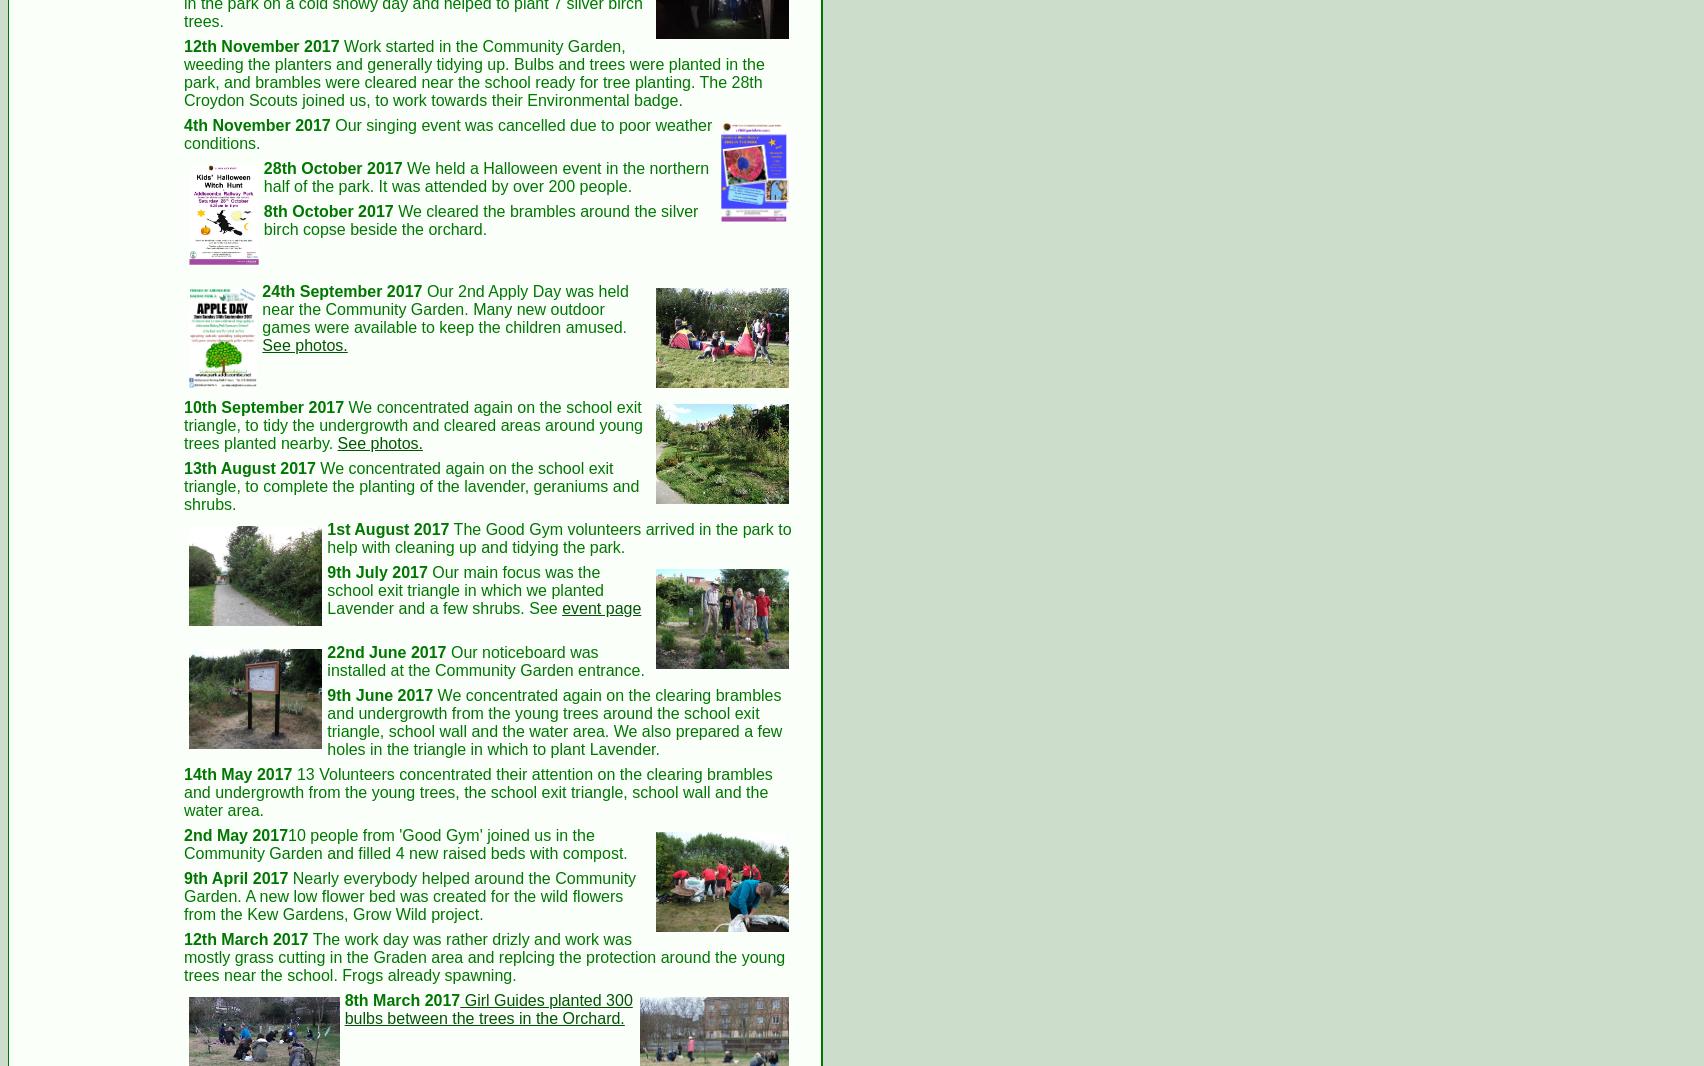 The height and width of the screenshot is (1066, 1704). I want to click on '22nd June 2017', so click(385, 650).